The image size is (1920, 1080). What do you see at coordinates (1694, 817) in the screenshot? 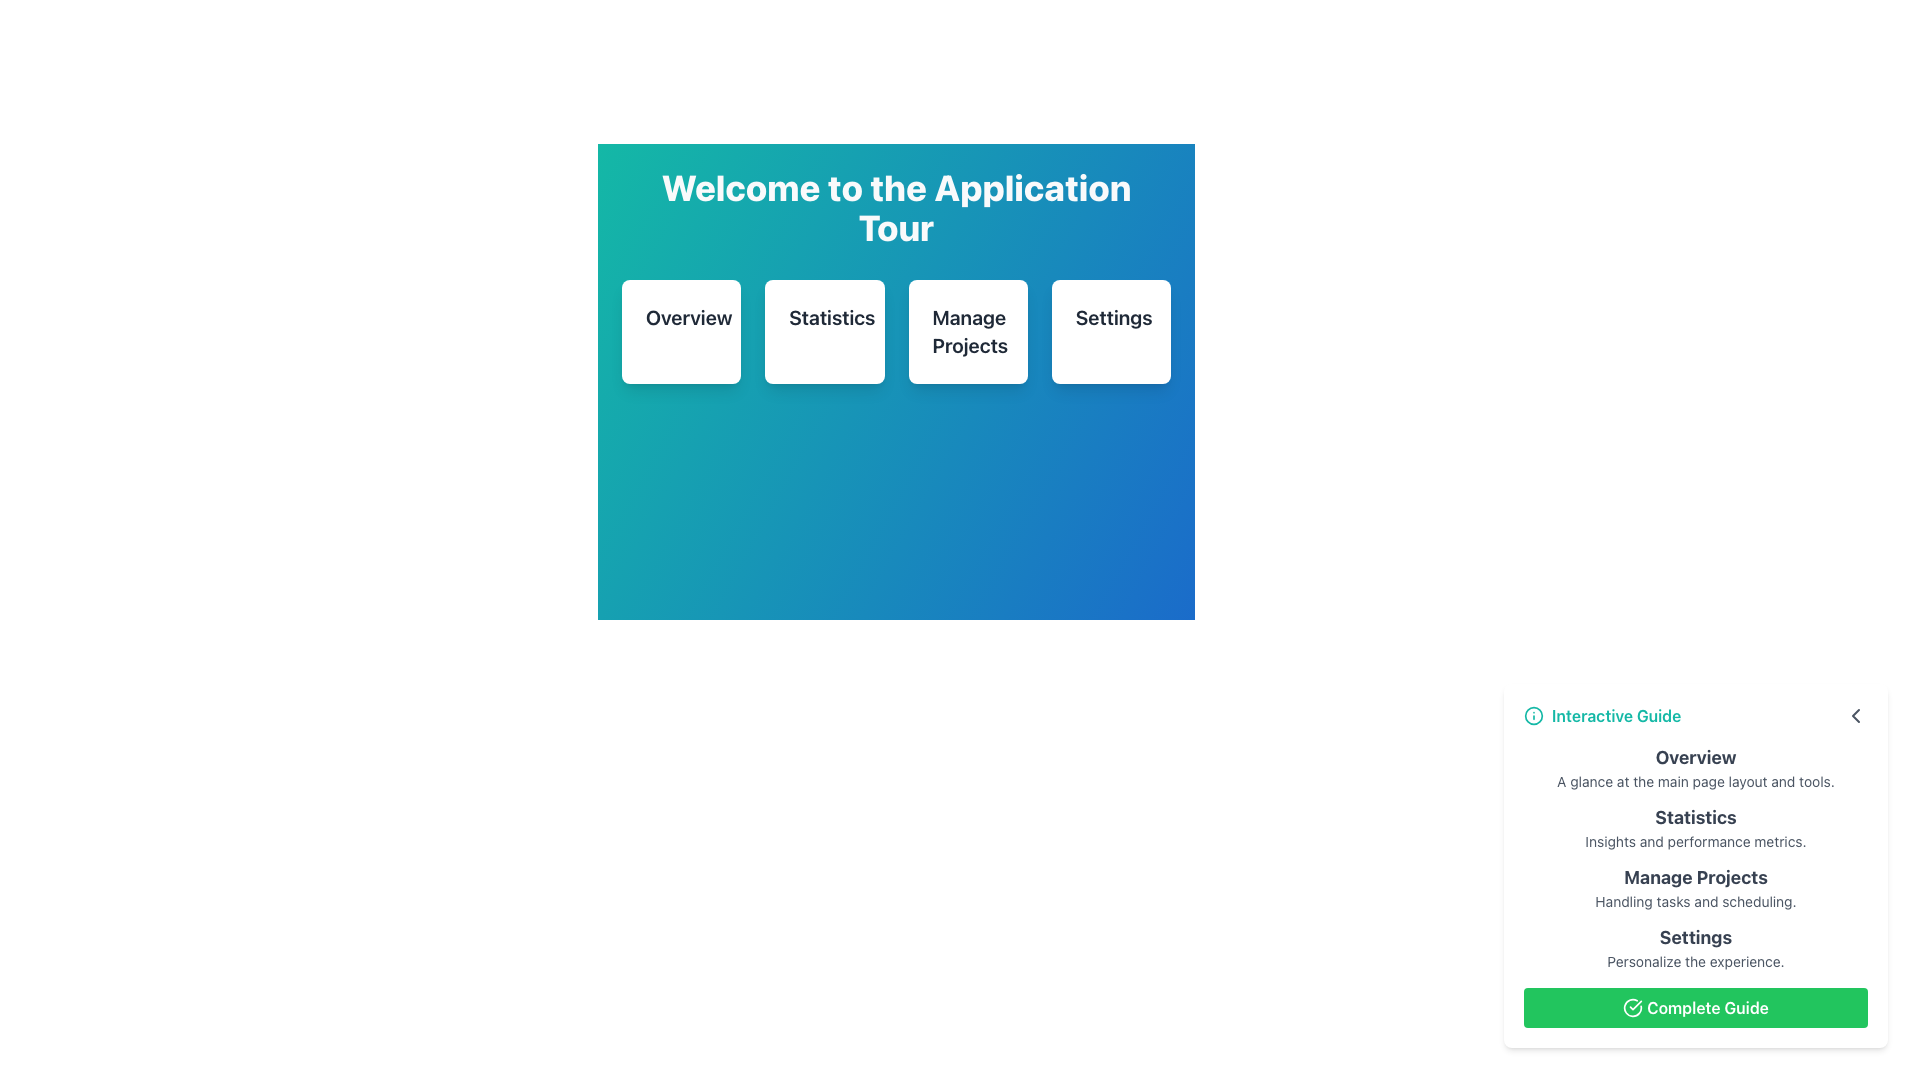
I see `the section header label that introduces 'Insights and performance metrics' in the right-hand sidebar` at bounding box center [1694, 817].